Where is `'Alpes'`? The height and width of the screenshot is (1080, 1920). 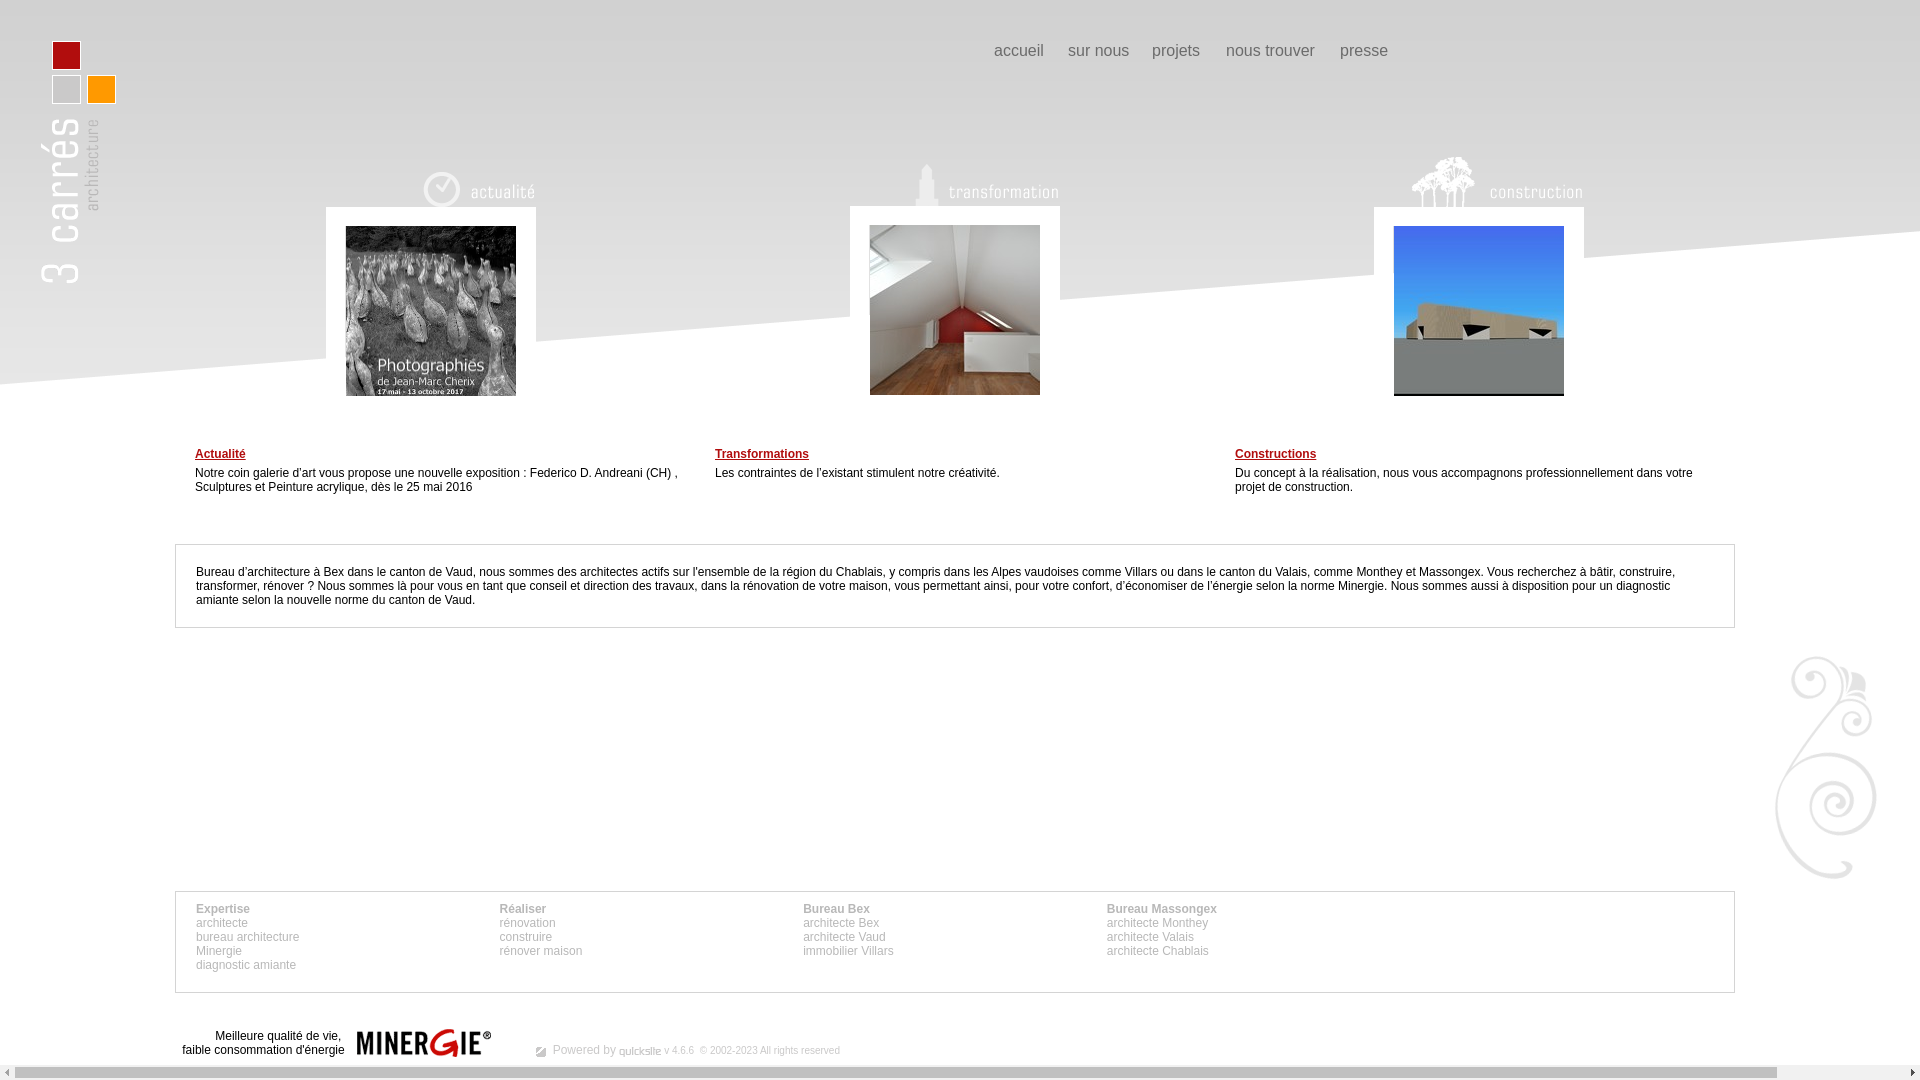 'Alpes' is located at coordinates (1006, 571).